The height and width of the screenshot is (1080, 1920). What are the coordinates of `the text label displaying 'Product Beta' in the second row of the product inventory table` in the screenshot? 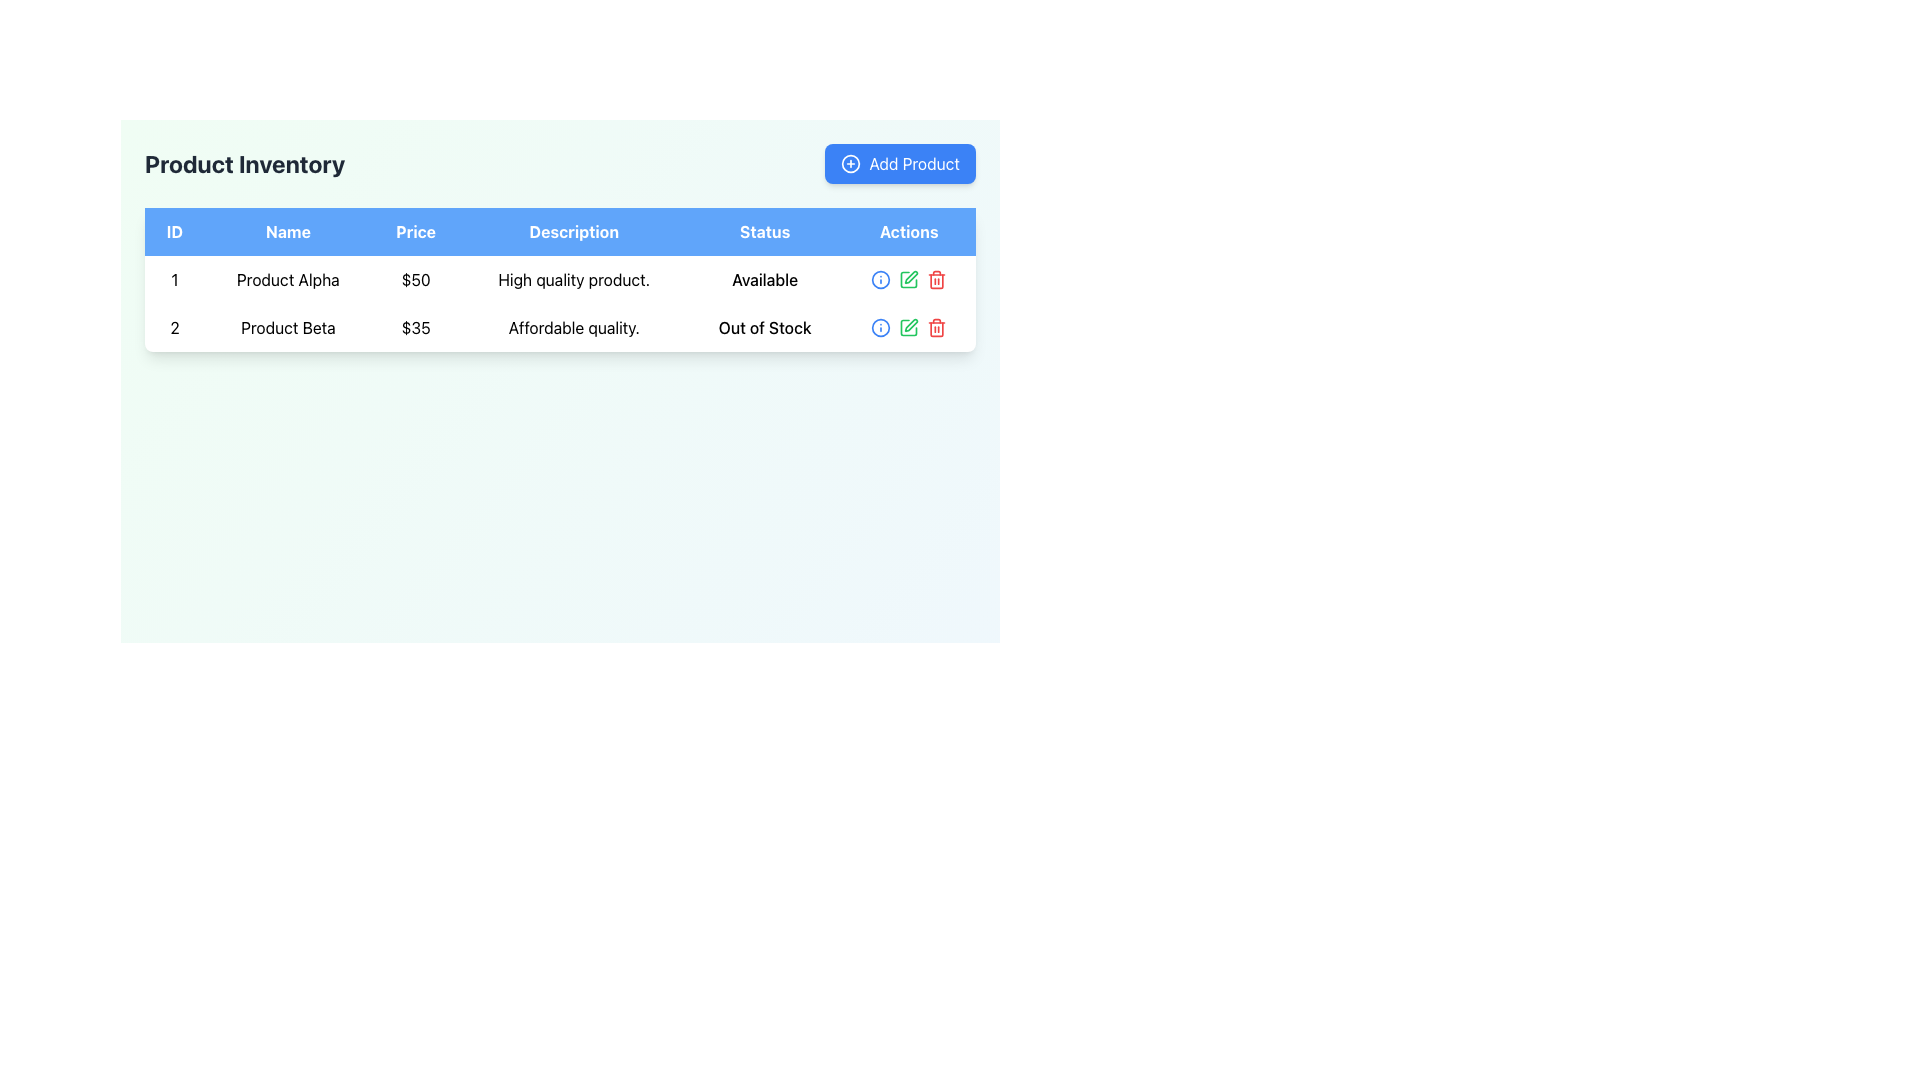 It's located at (287, 326).